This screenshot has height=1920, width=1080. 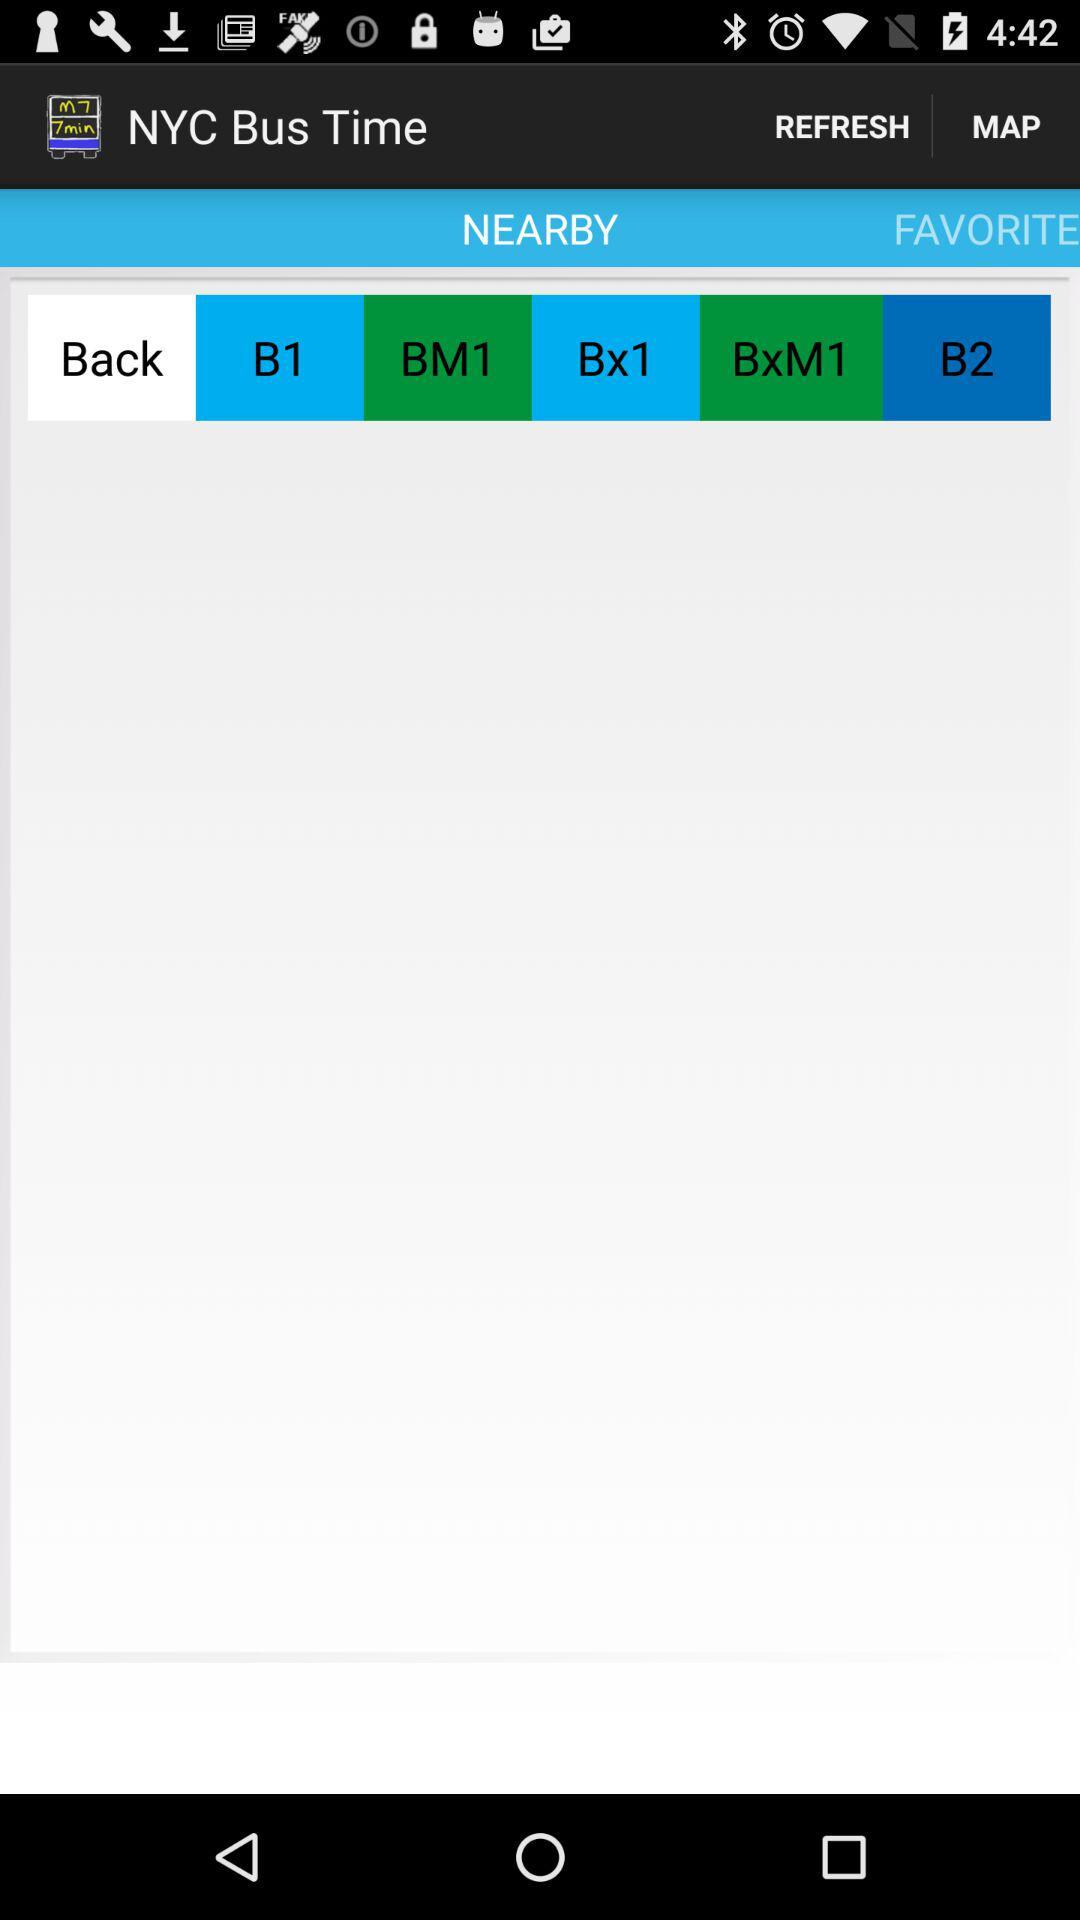 What do you see at coordinates (790, 357) in the screenshot?
I see `the icon below favorite icon` at bounding box center [790, 357].